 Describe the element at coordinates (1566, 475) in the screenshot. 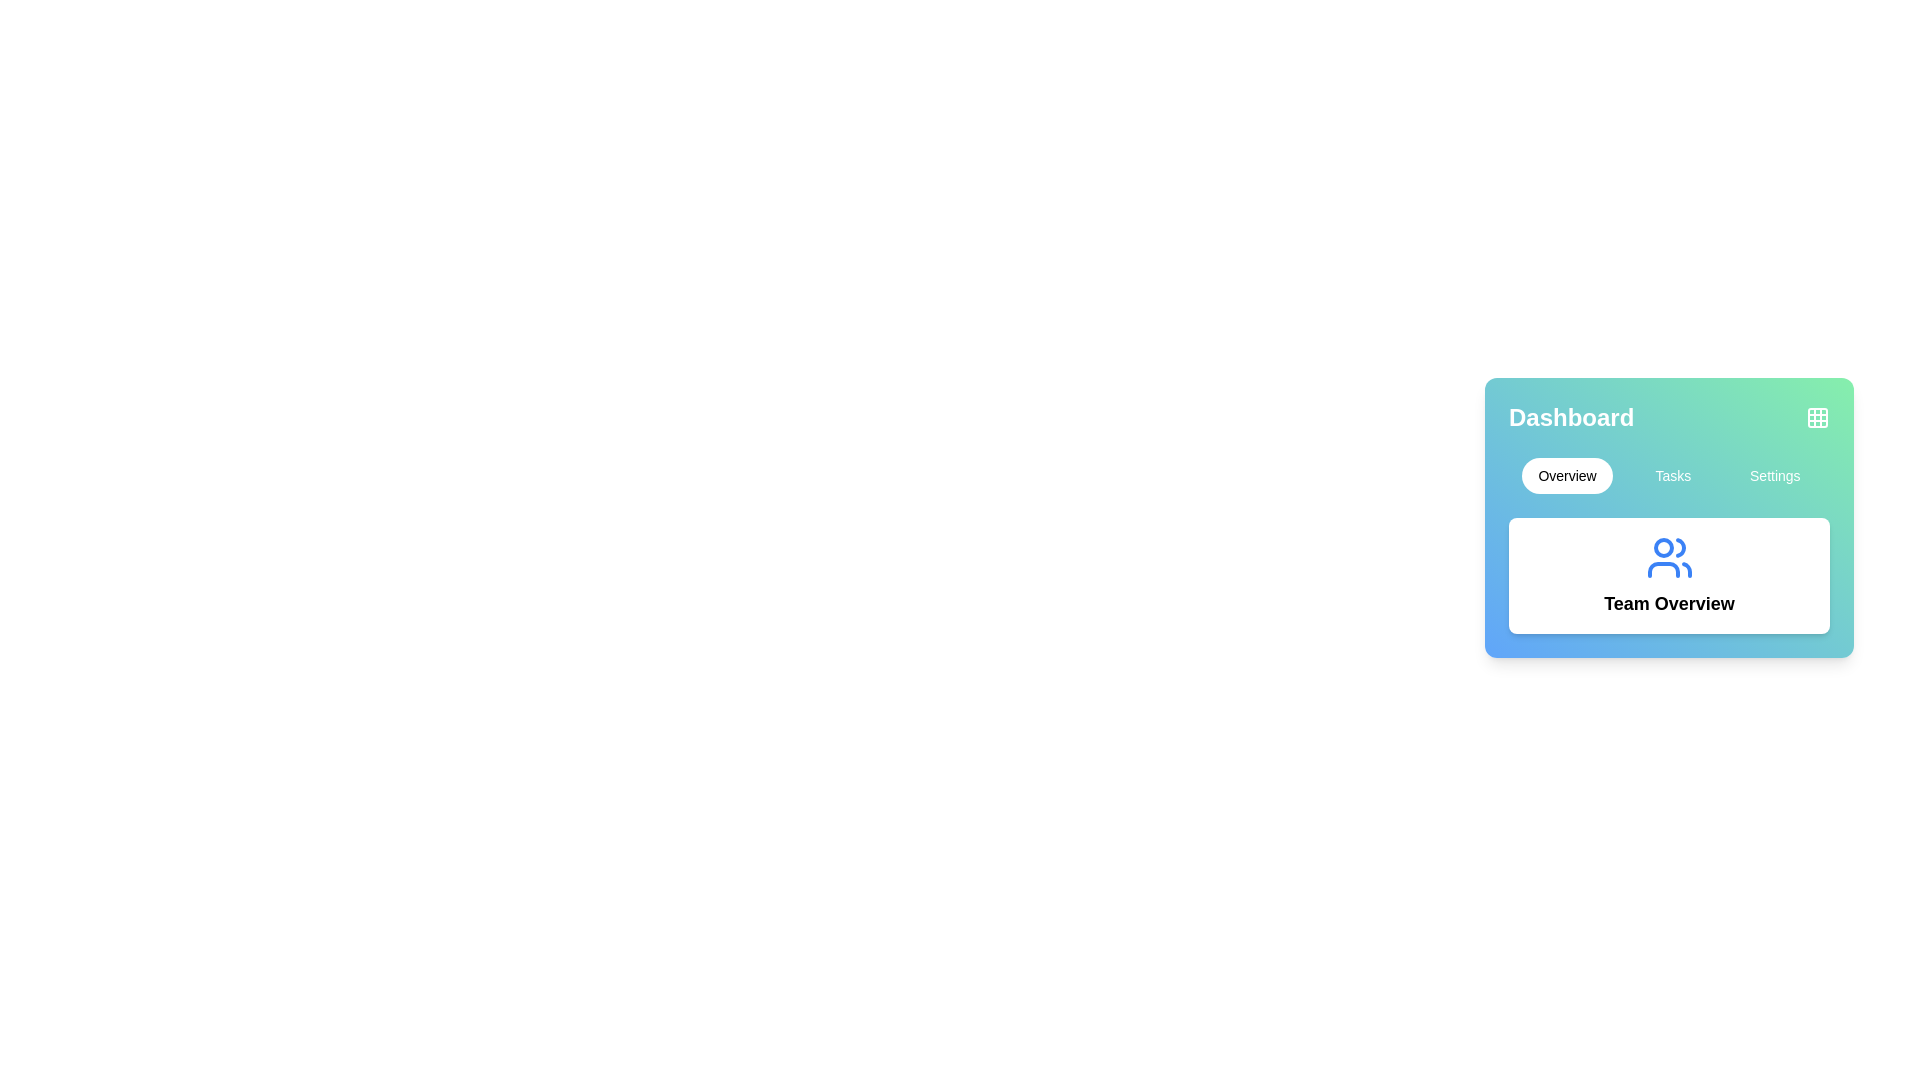

I see `the navigational button on the leftmost side of the menu` at that location.